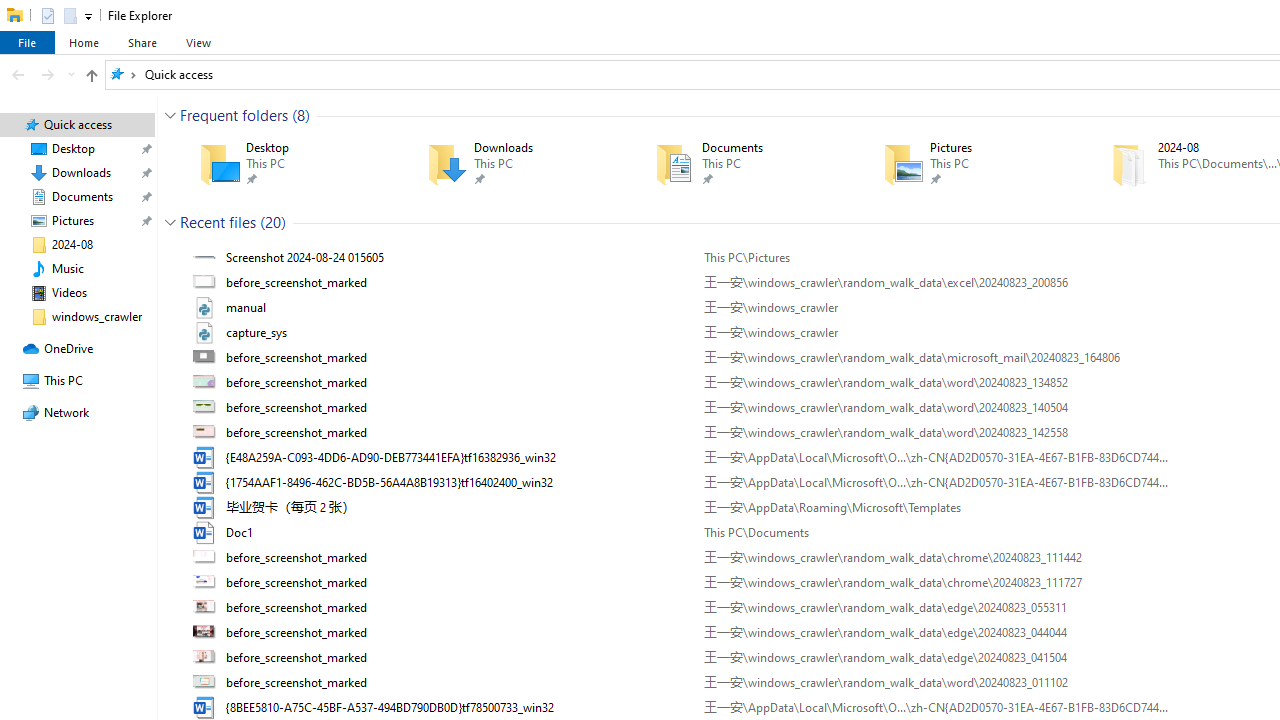 Image resolution: width=1280 pixels, height=720 pixels. What do you see at coordinates (48, 73) in the screenshot?
I see `'Forward (Alt + Right Arrow)'` at bounding box center [48, 73].